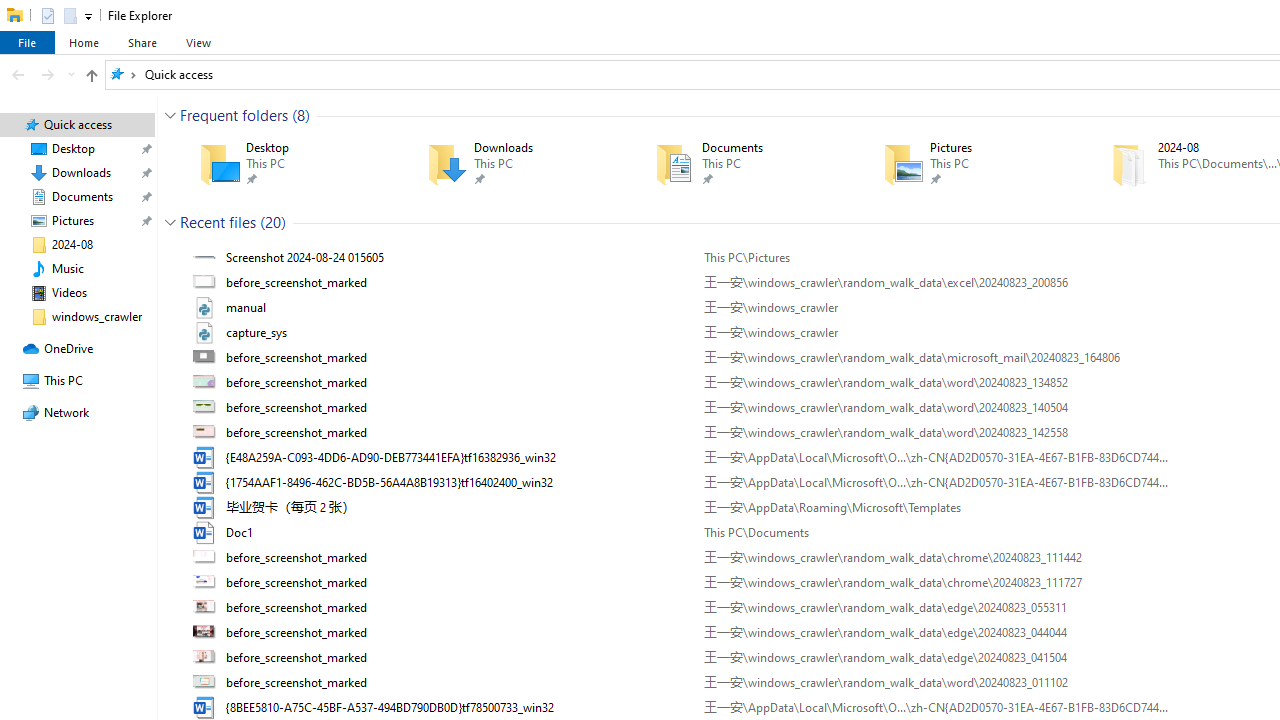 Image resolution: width=1280 pixels, height=720 pixels. What do you see at coordinates (48, 73) in the screenshot?
I see `'Forward (Alt + Right Arrow)'` at bounding box center [48, 73].